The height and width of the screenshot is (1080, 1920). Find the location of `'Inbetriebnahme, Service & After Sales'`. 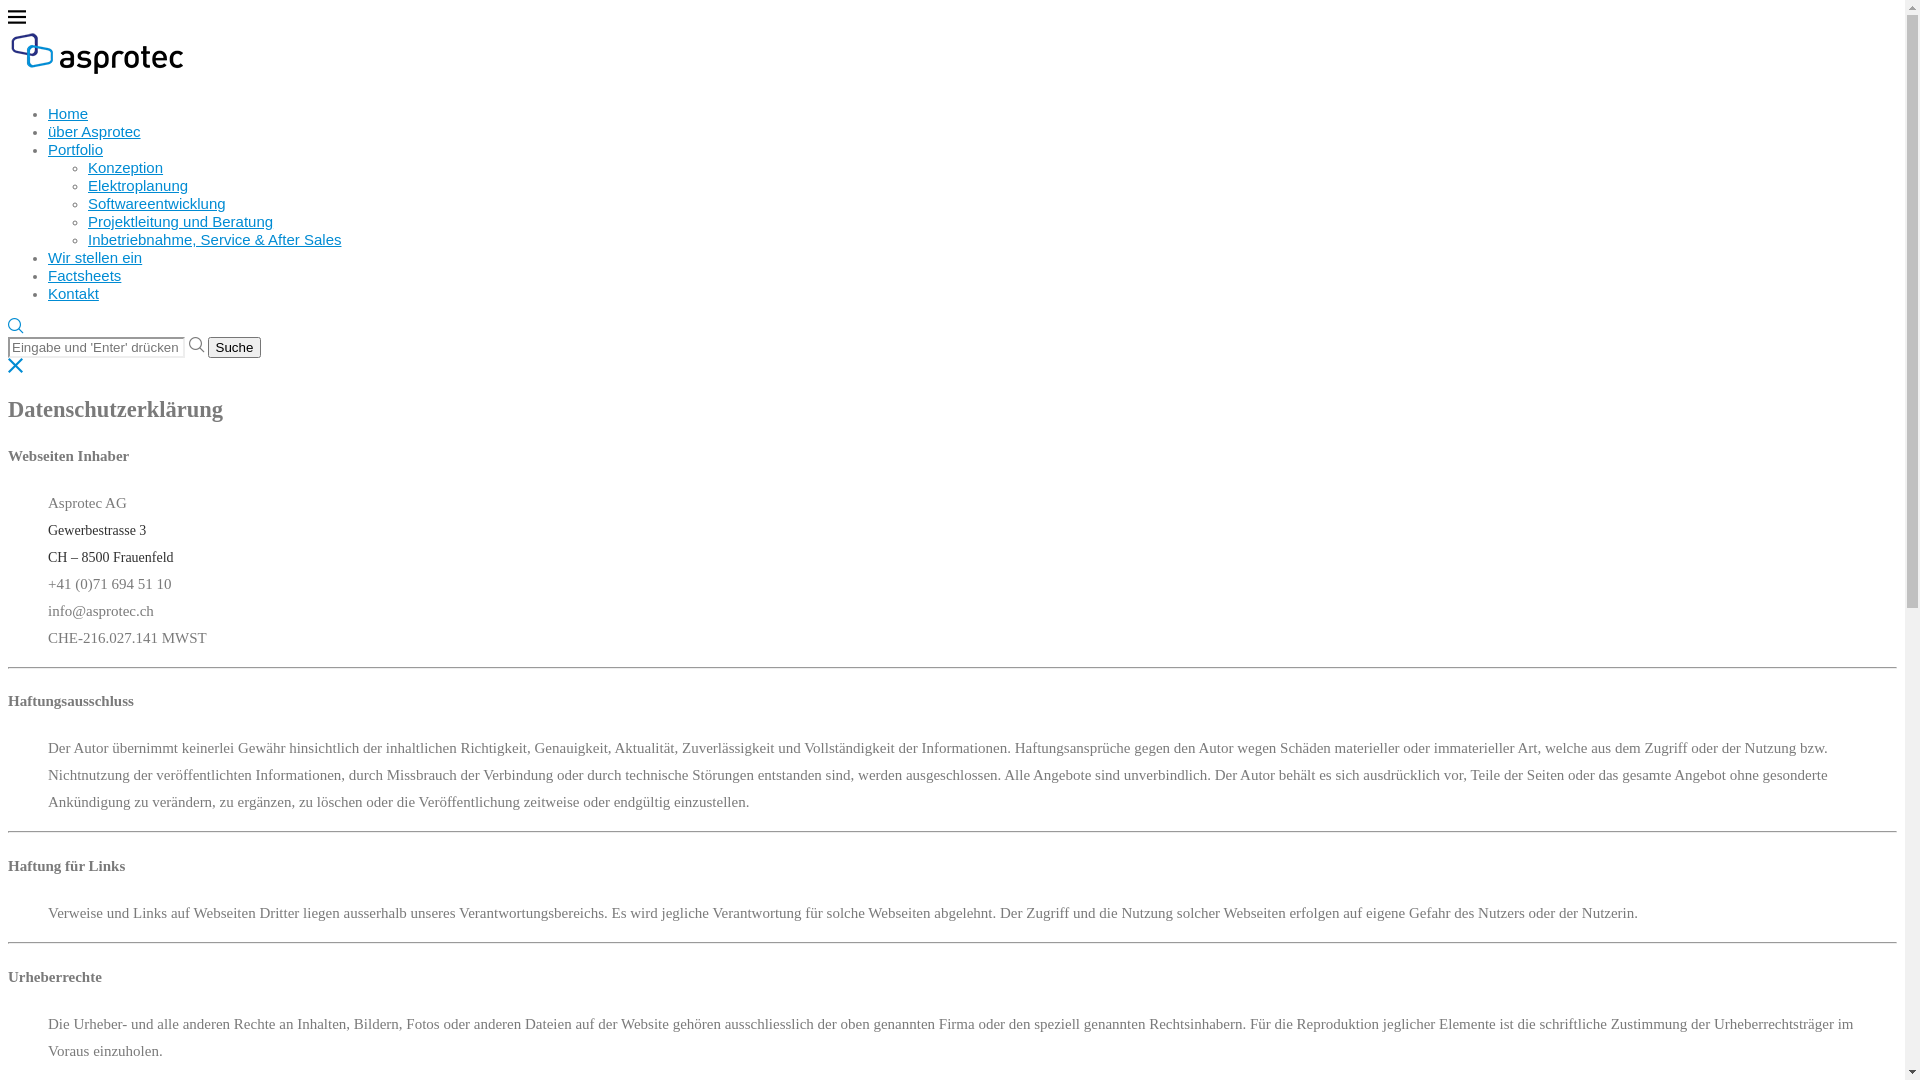

'Inbetriebnahme, Service & After Sales' is located at coordinates (214, 238).